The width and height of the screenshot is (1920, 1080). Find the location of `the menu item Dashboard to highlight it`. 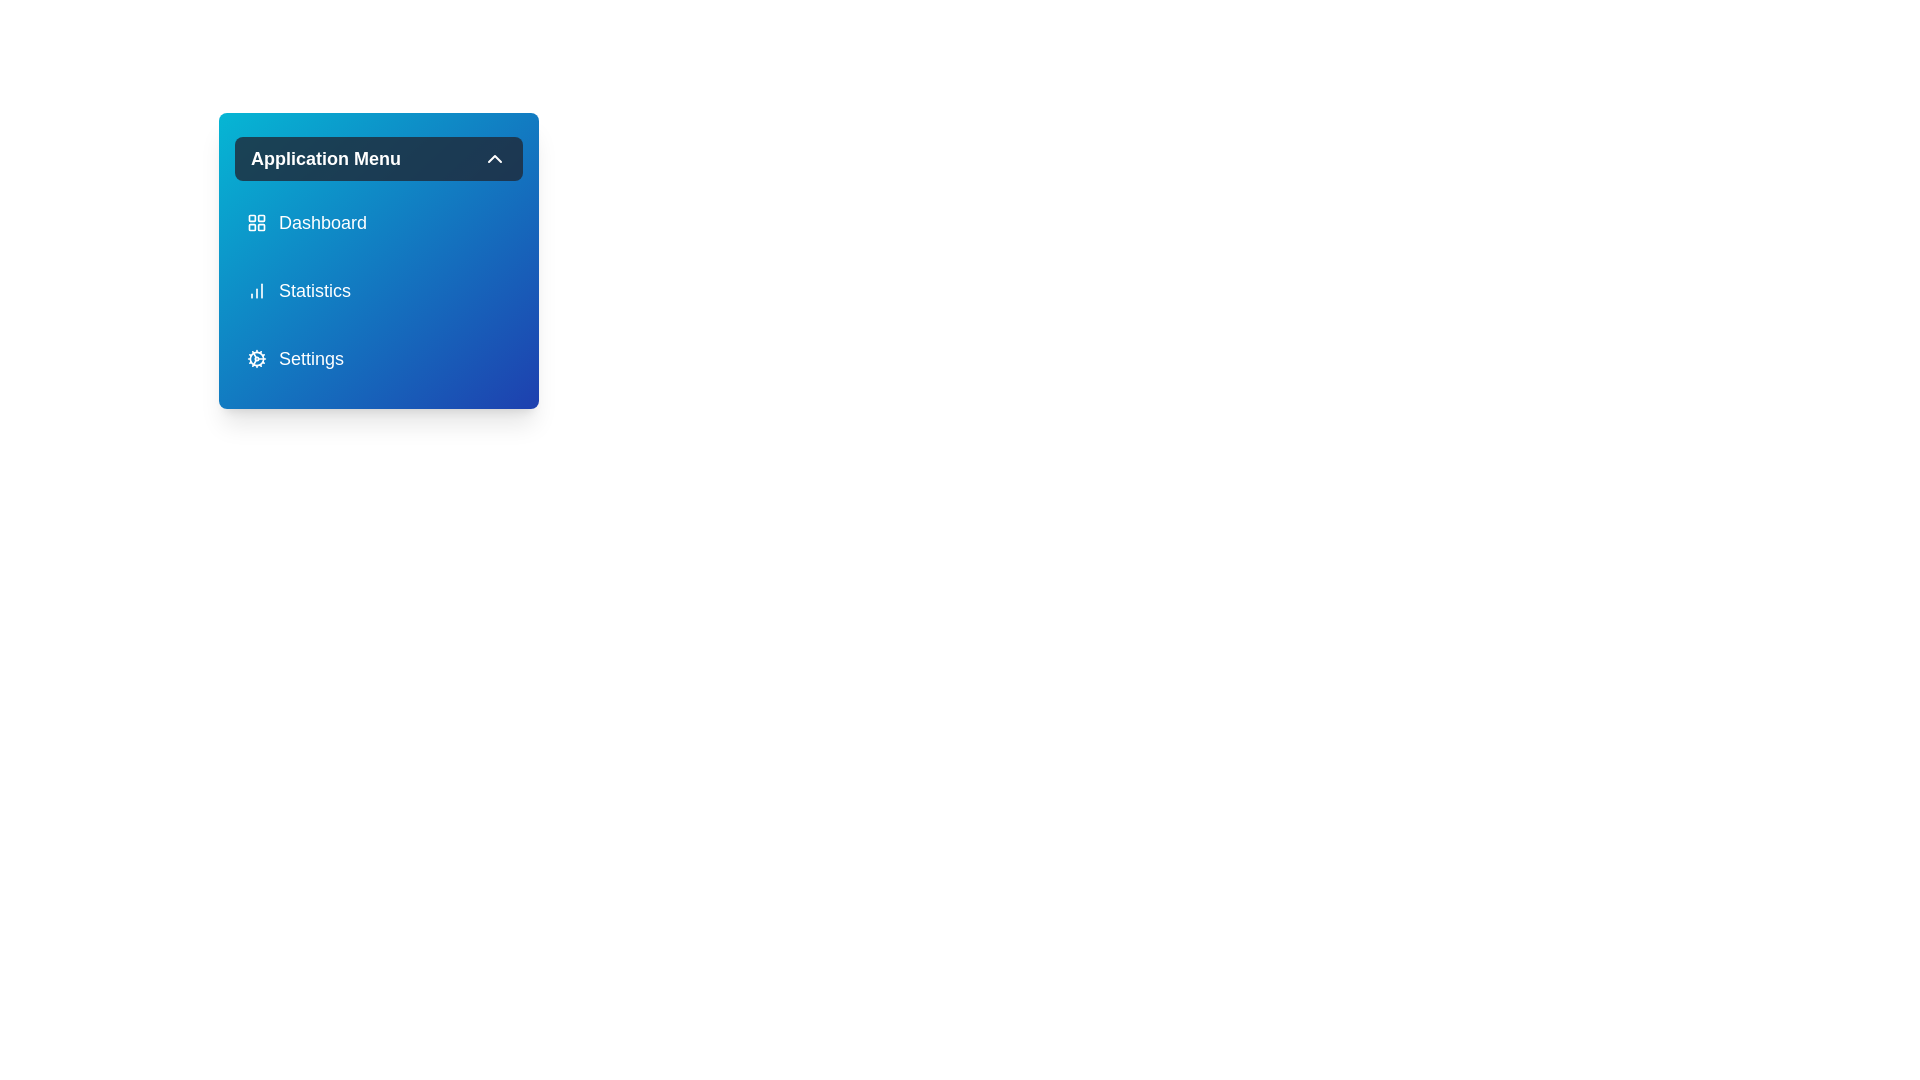

the menu item Dashboard to highlight it is located at coordinates (379, 223).